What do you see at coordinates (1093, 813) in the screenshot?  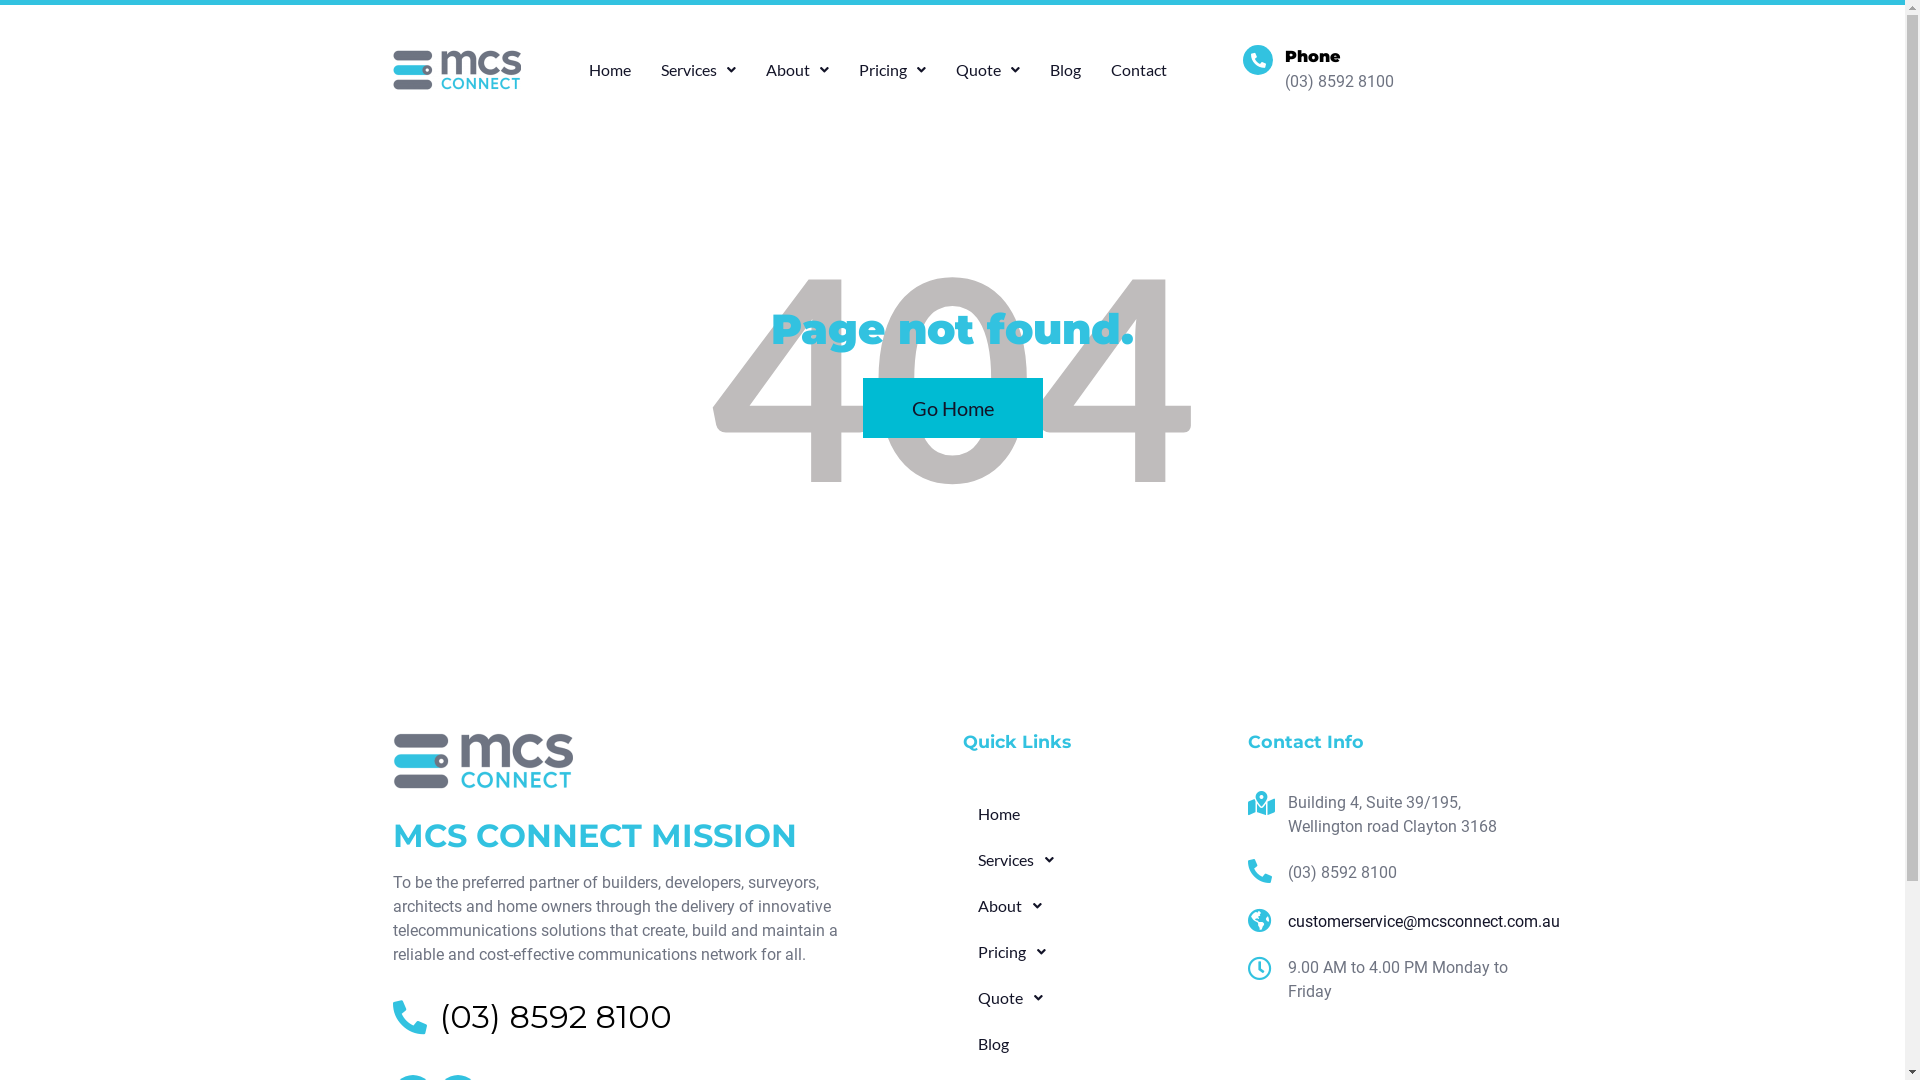 I see `'Home'` at bounding box center [1093, 813].